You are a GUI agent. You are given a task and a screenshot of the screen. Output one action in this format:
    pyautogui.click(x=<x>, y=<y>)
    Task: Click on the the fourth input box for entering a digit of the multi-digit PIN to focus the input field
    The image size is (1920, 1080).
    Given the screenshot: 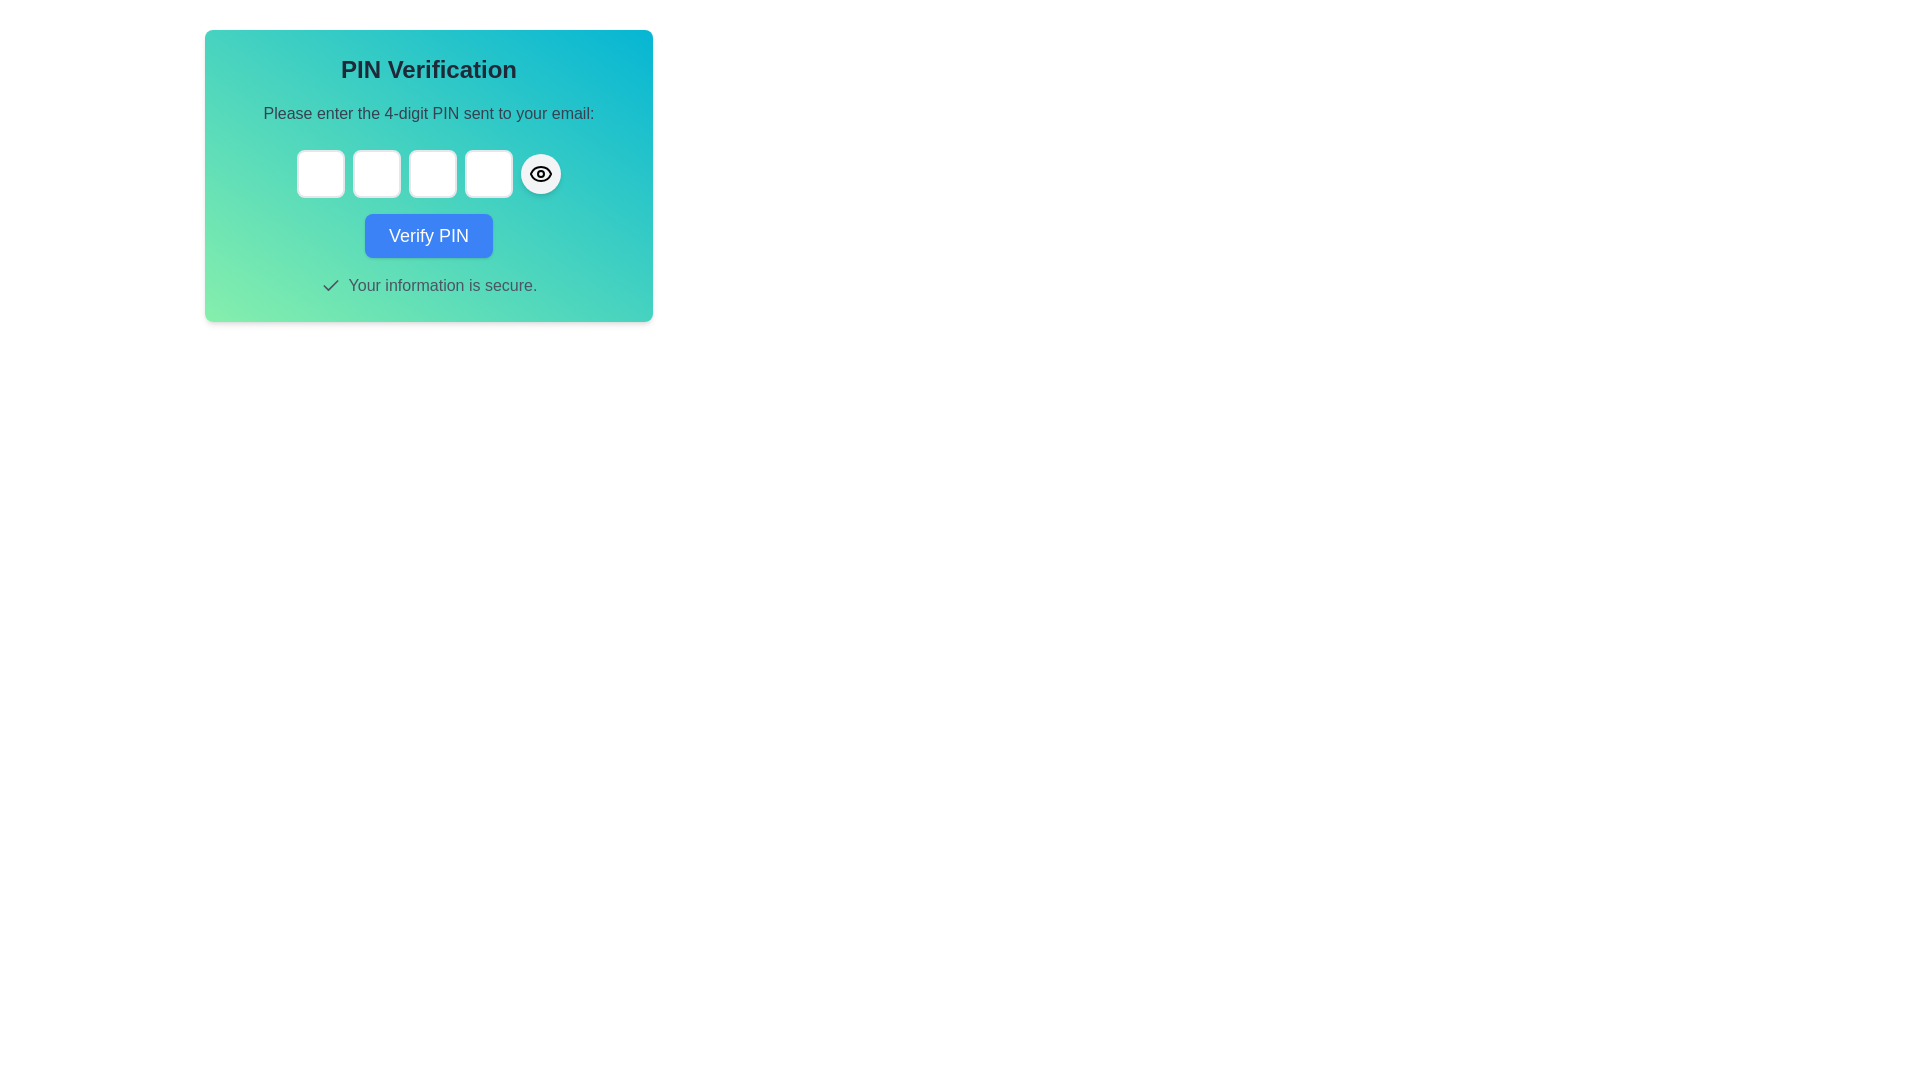 What is the action you would take?
    pyautogui.click(x=489, y=172)
    